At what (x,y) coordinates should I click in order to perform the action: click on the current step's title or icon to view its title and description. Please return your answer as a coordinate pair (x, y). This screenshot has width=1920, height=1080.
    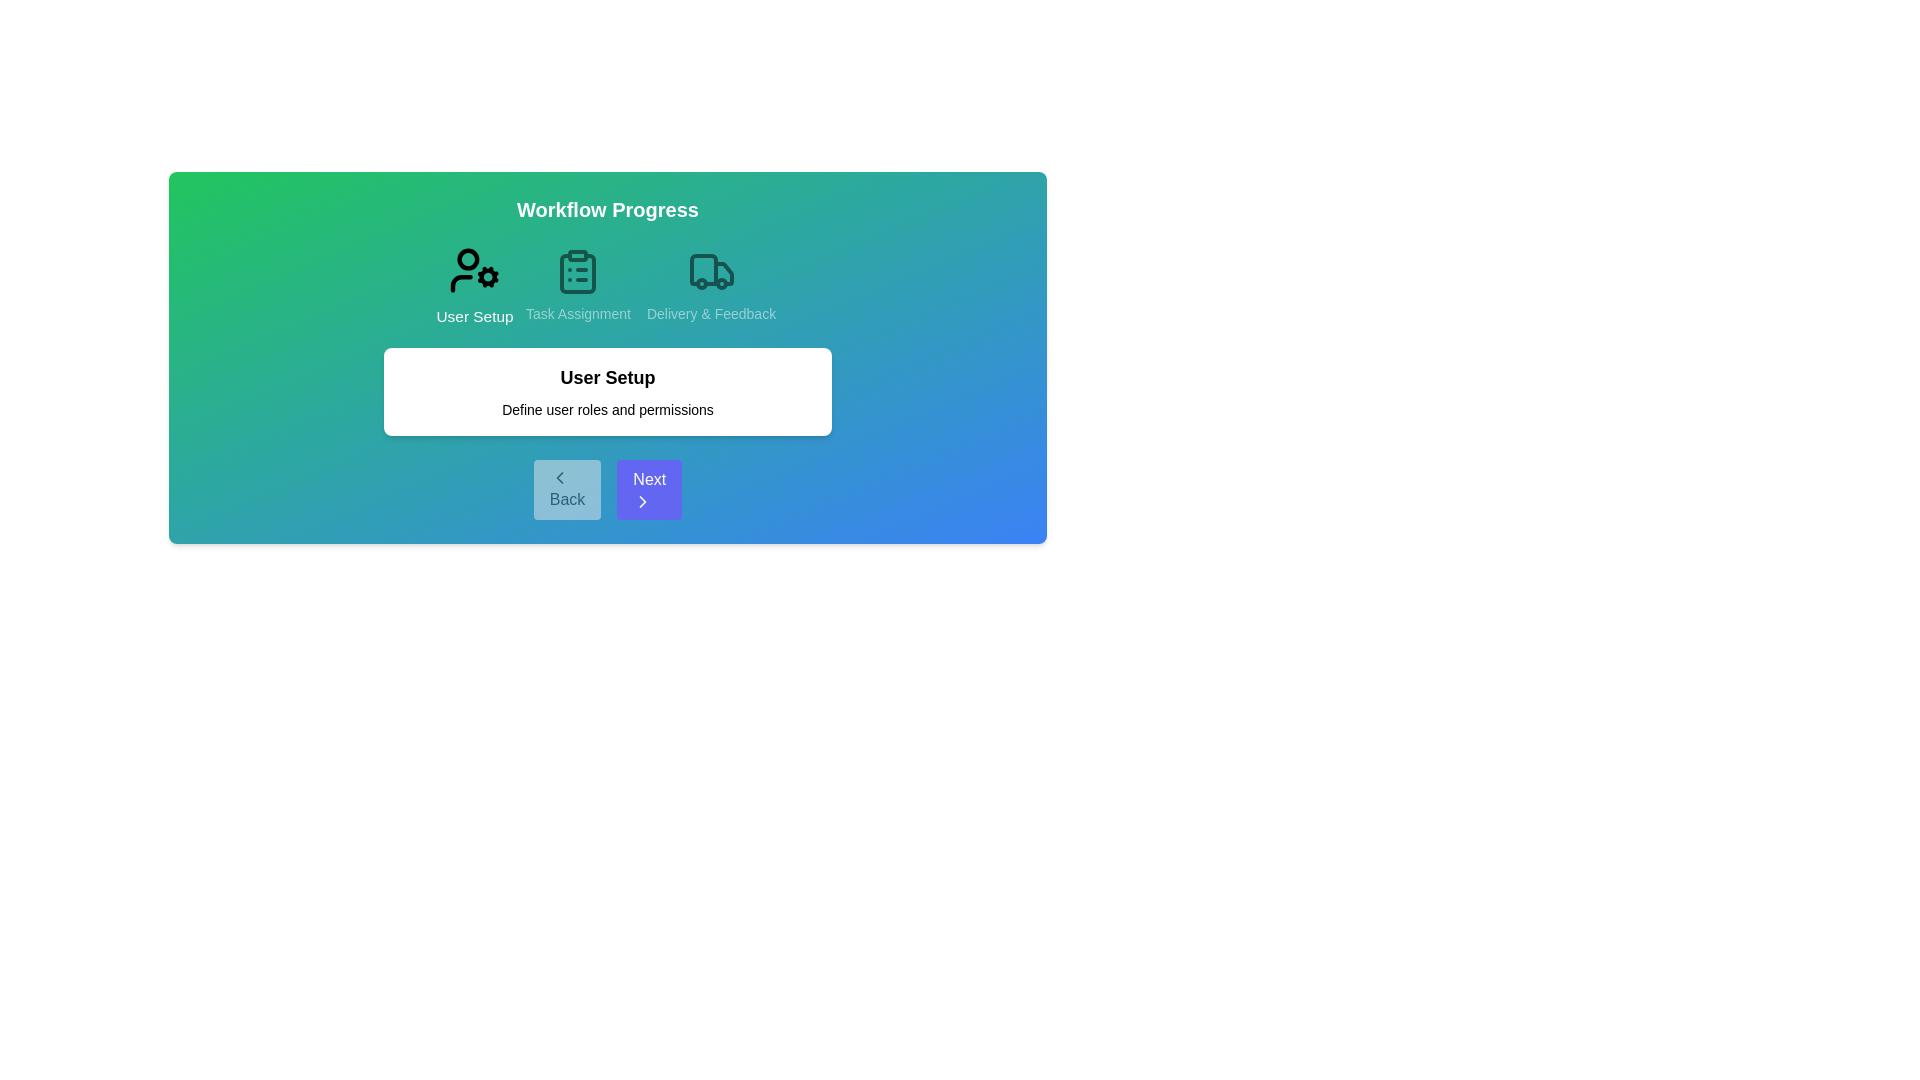
    Looking at the image, I should click on (473, 285).